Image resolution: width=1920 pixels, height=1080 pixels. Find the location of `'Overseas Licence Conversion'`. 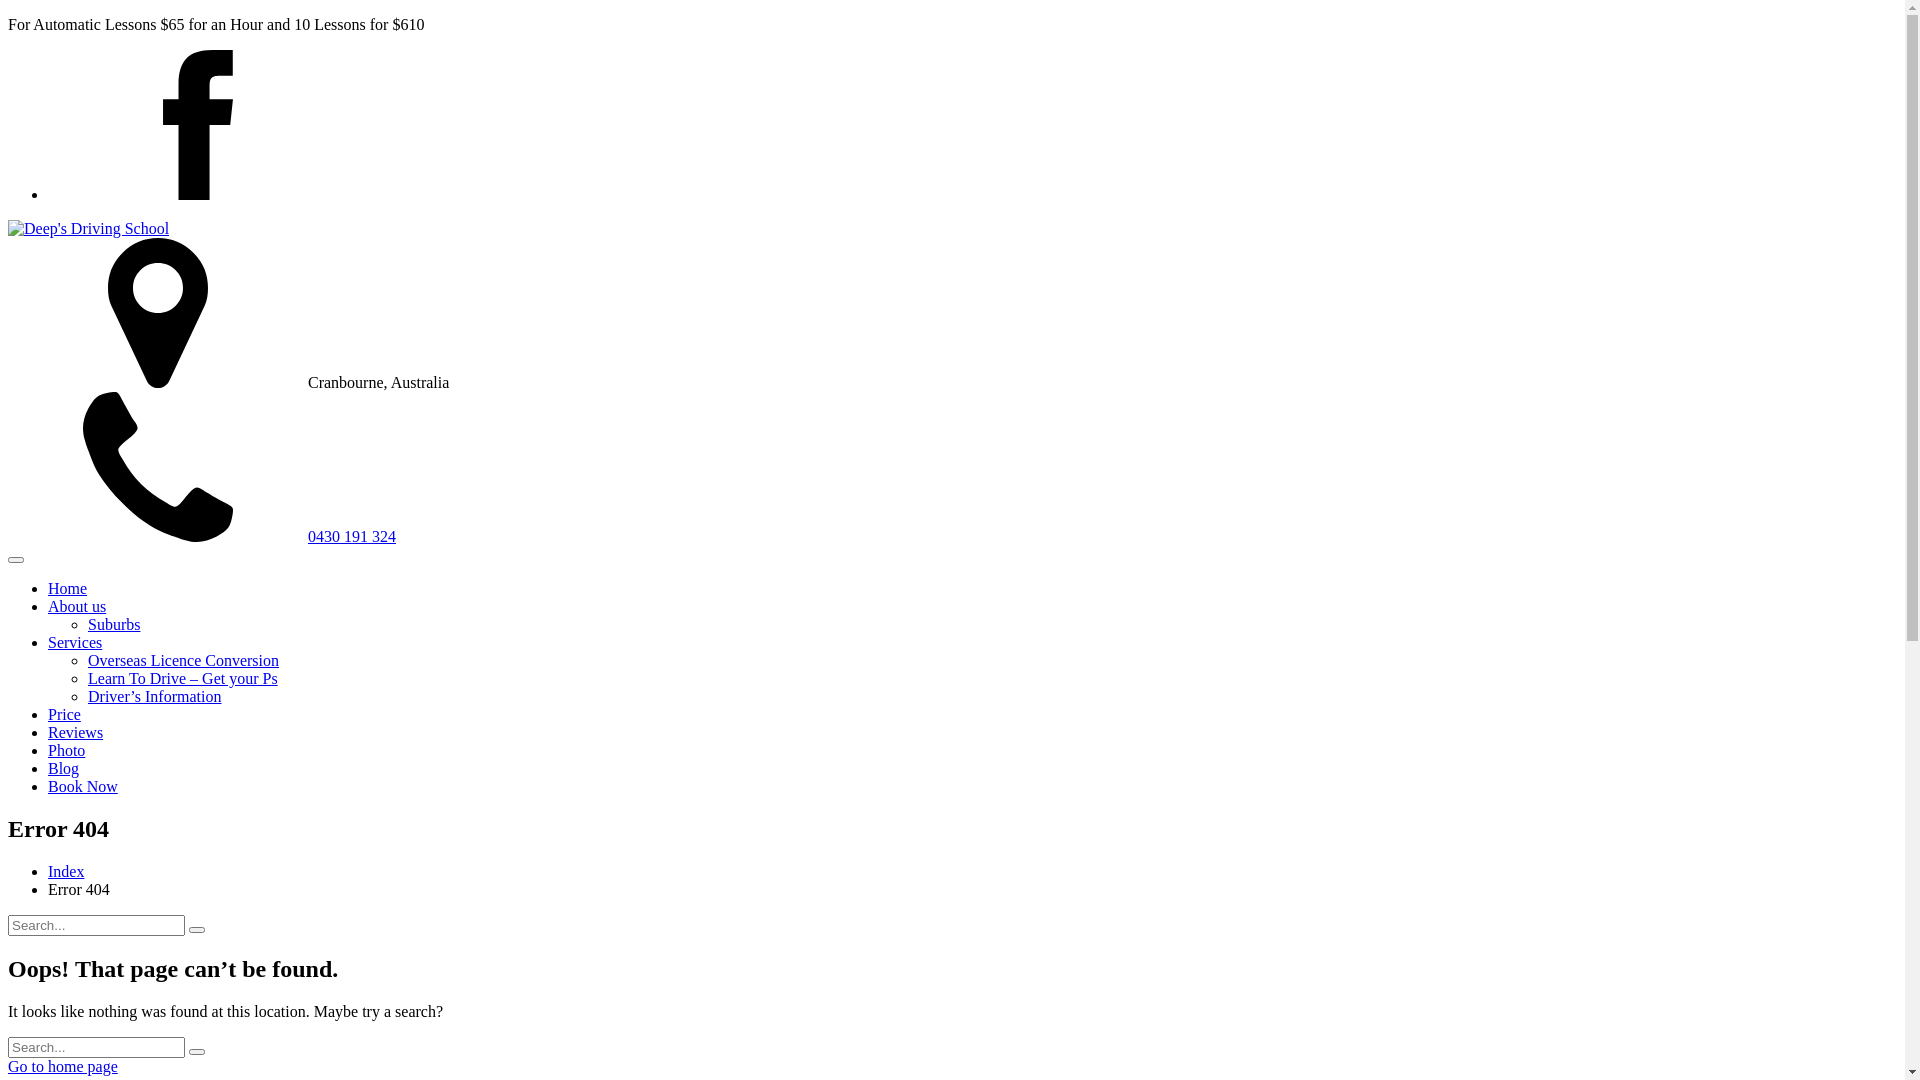

'Overseas Licence Conversion' is located at coordinates (183, 660).